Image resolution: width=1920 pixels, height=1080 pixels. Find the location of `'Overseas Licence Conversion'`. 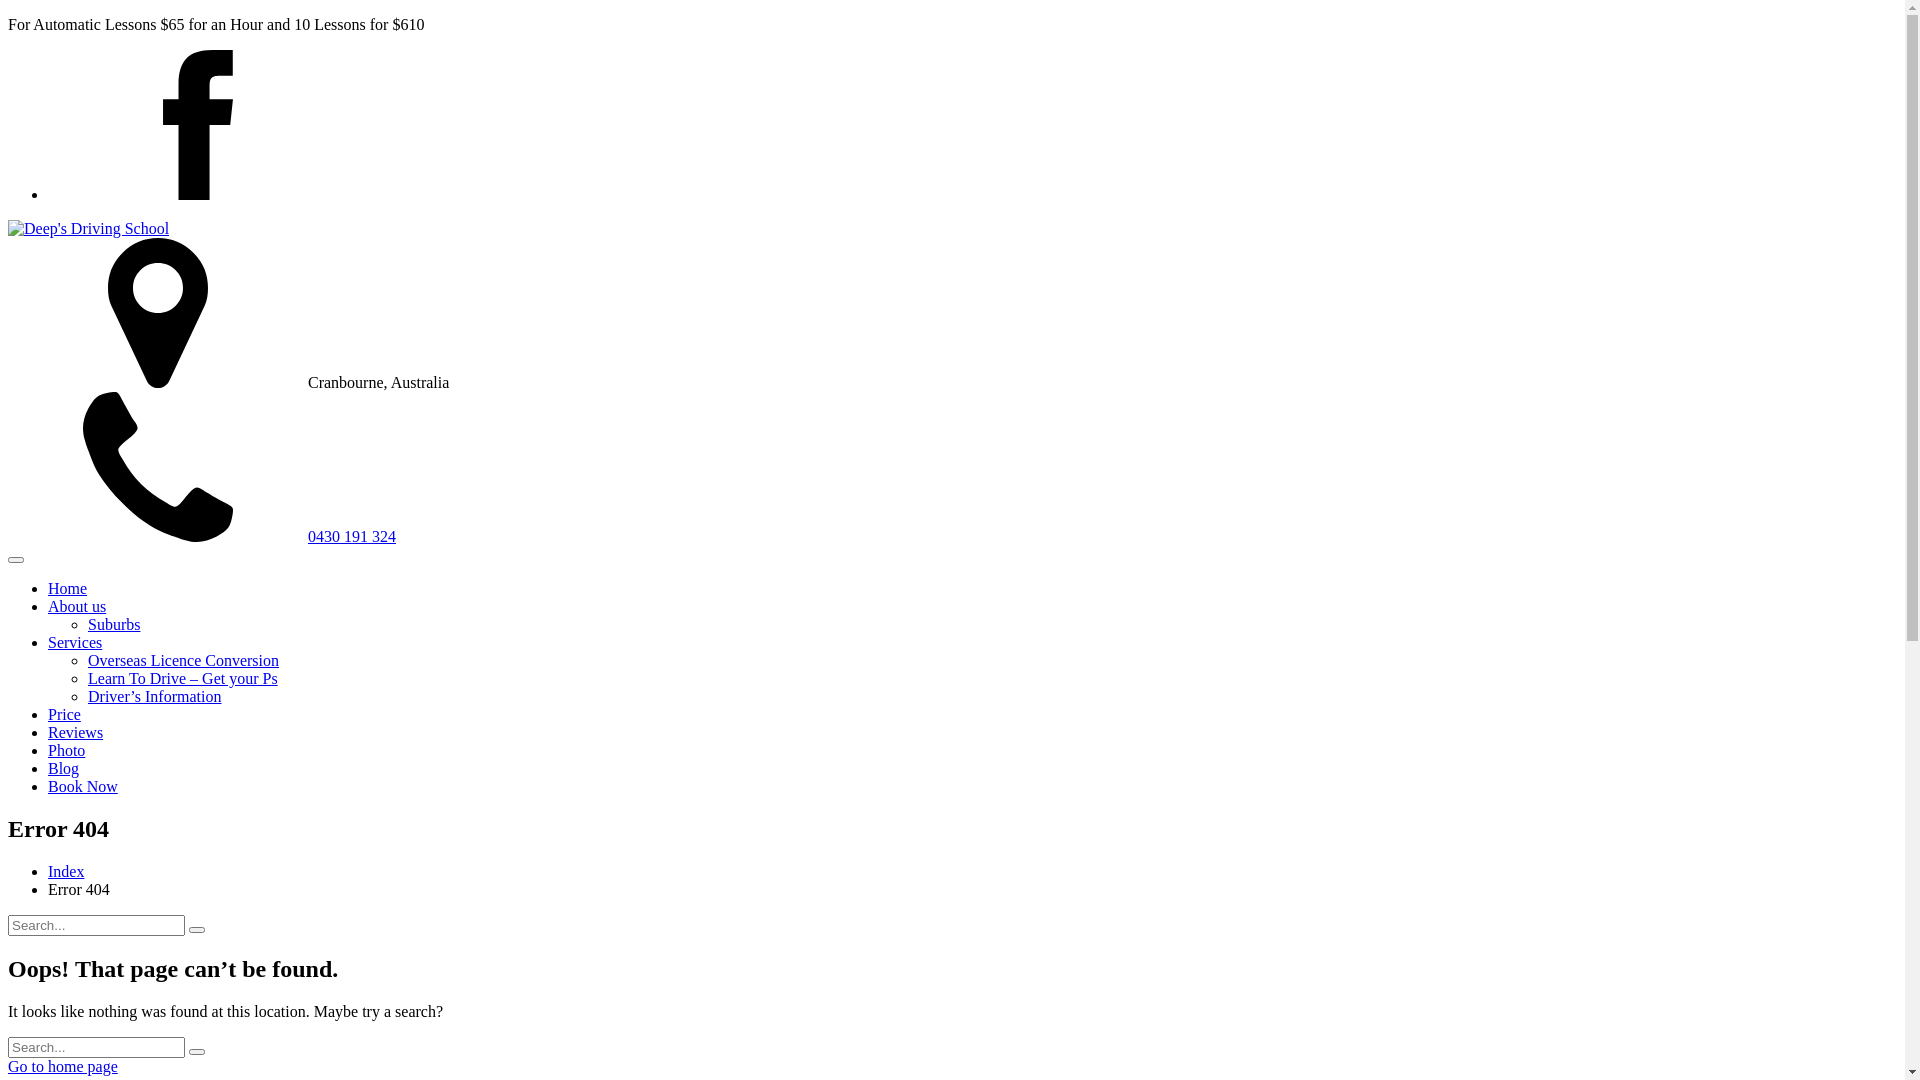

'Overseas Licence Conversion' is located at coordinates (183, 660).